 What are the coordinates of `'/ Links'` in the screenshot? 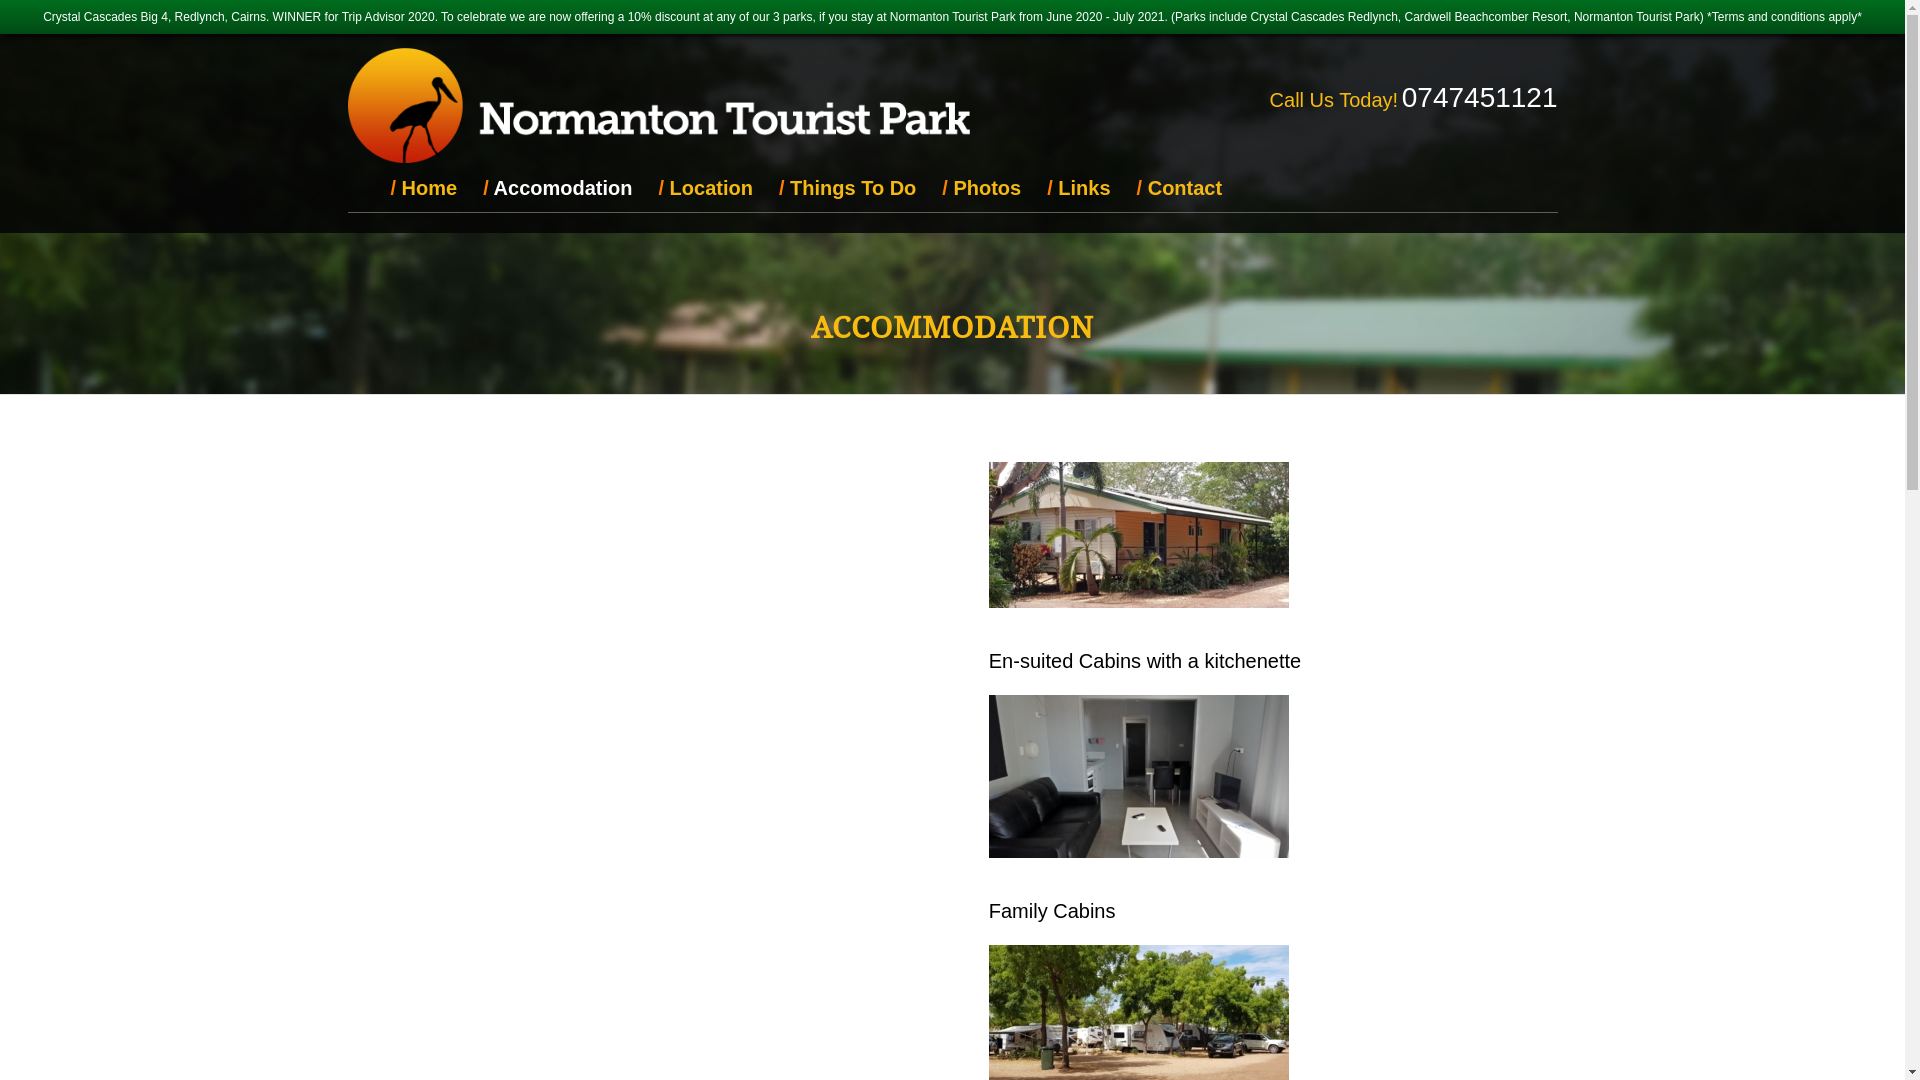 It's located at (1077, 188).